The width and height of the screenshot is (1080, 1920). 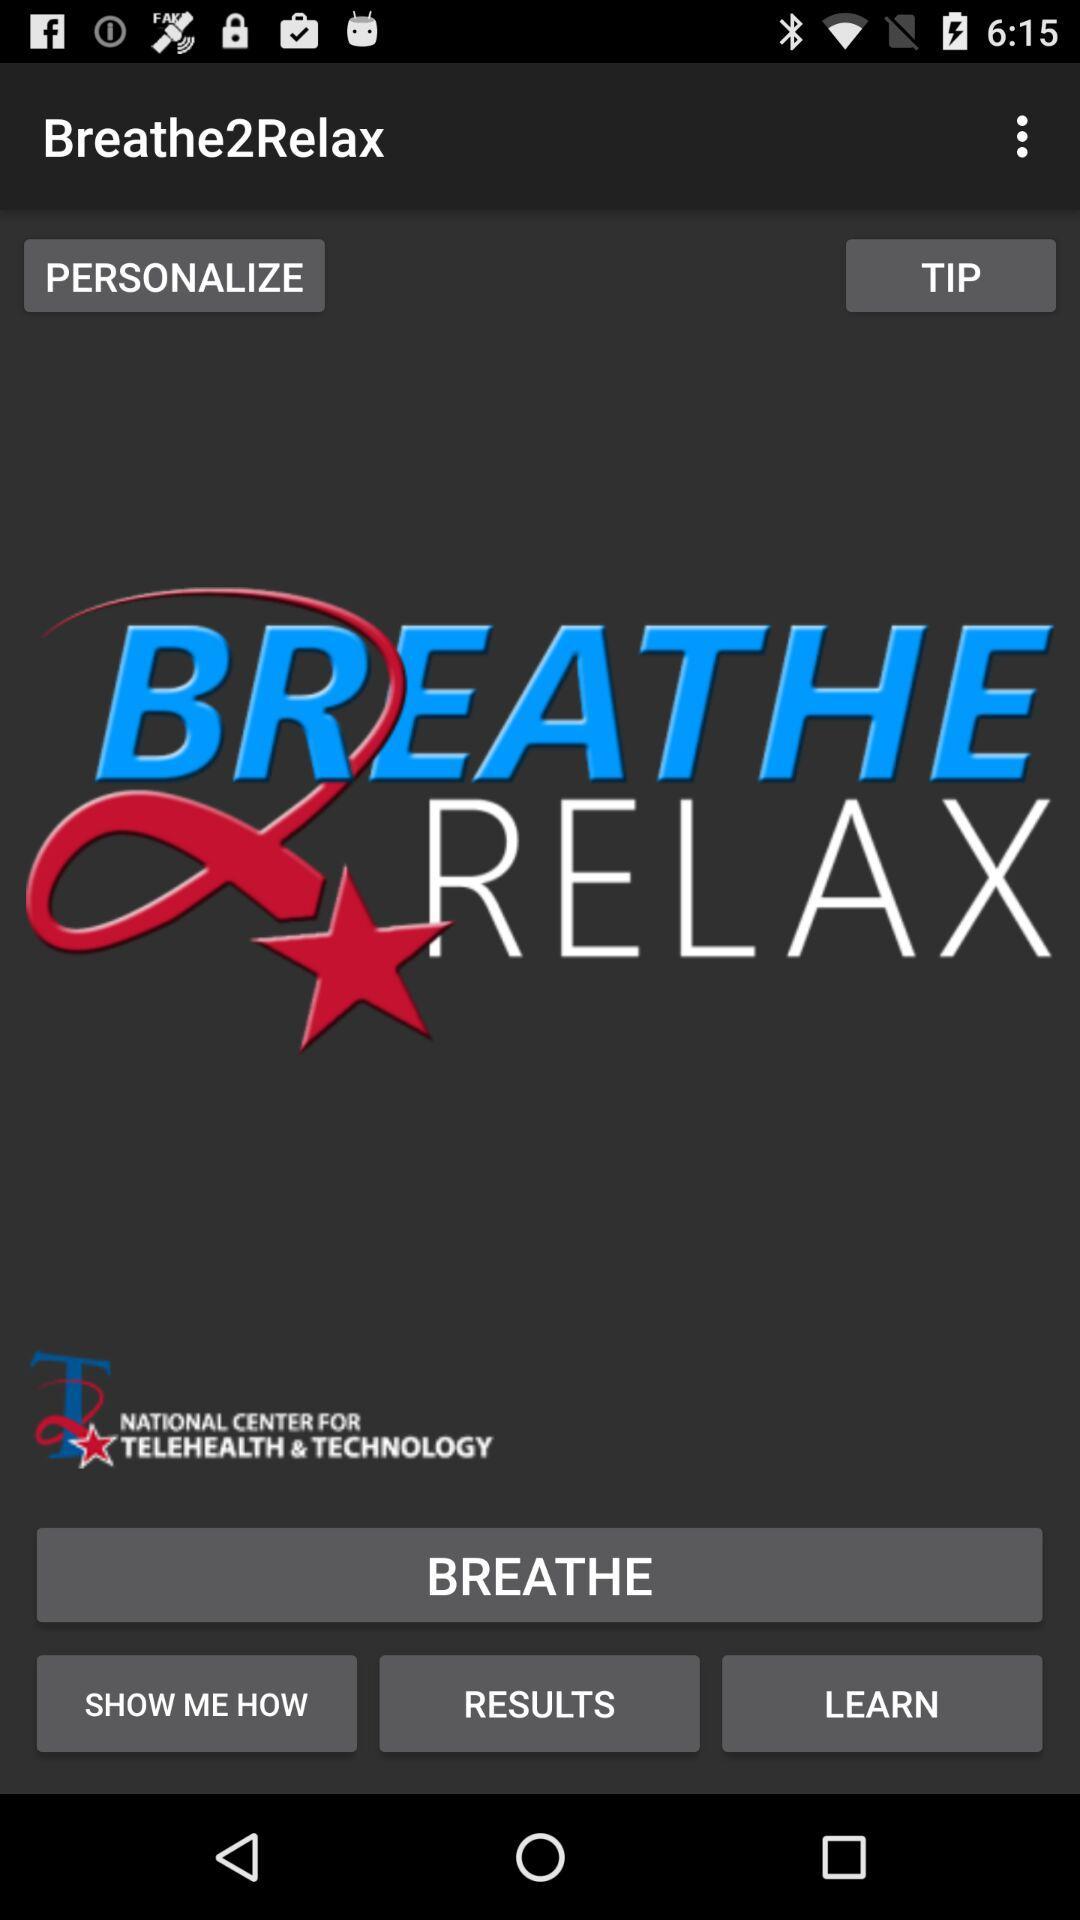 What do you see at coordinates (538, 1702) in the screenshot?
I see `item below the breathe button` at bounding box center [538, 1702].